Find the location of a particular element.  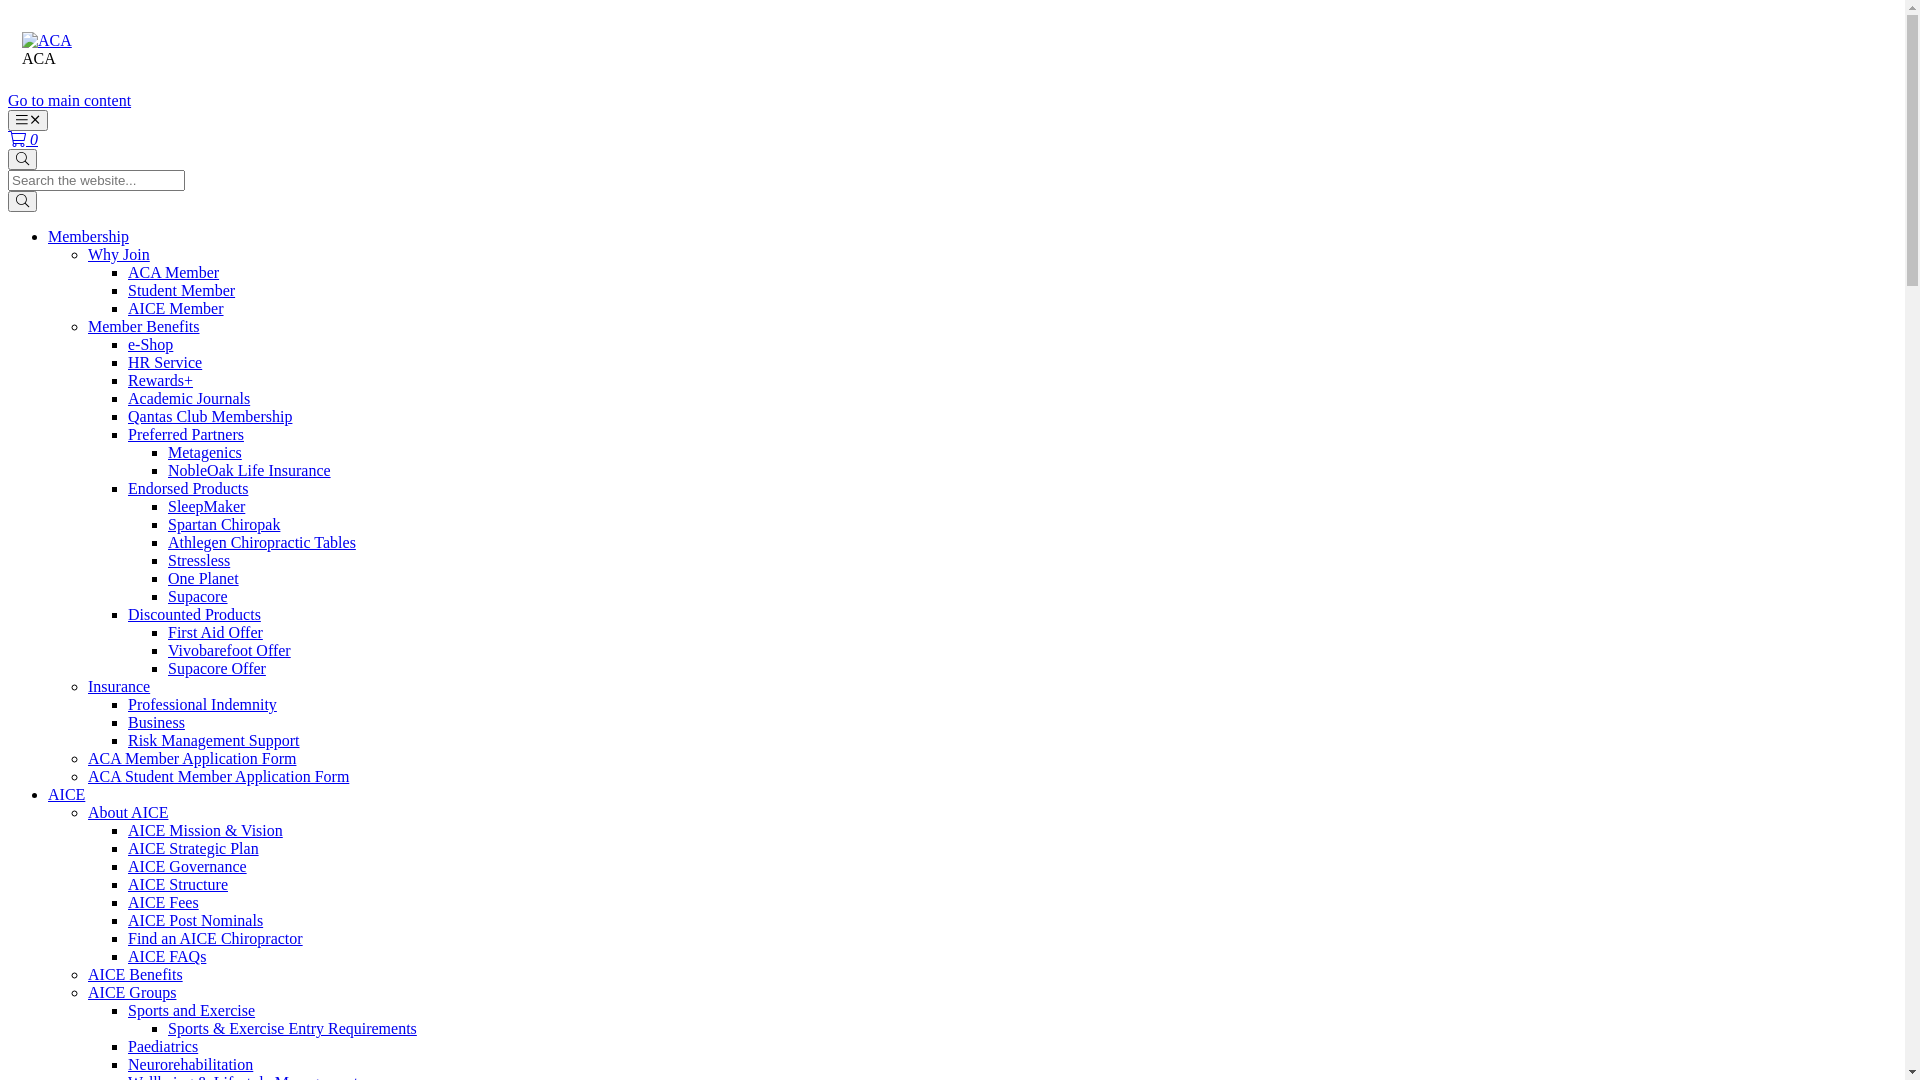

'Search' is located at coordinates (22, 158).